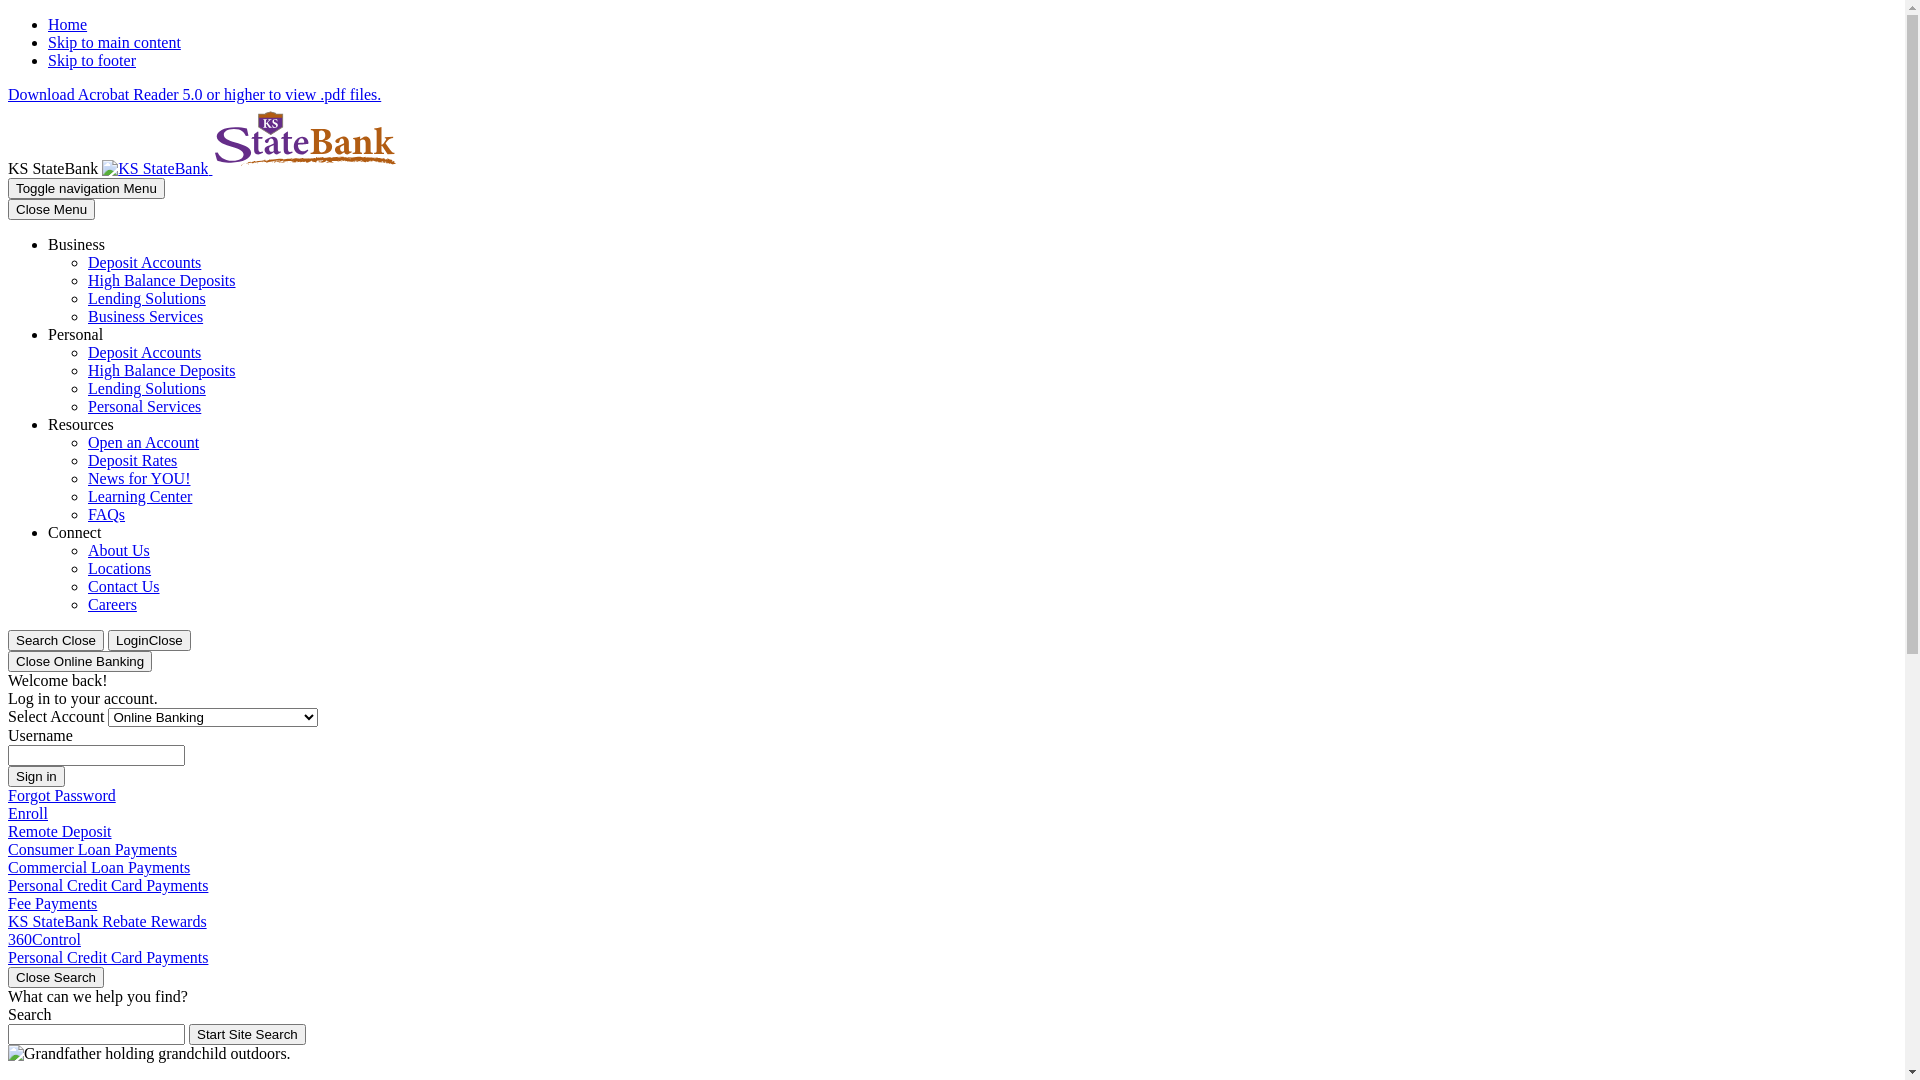  What do you see at coordinates (144, 315) in the screenshot?
I see `'Business Services'` at bounding box center [144, 315].